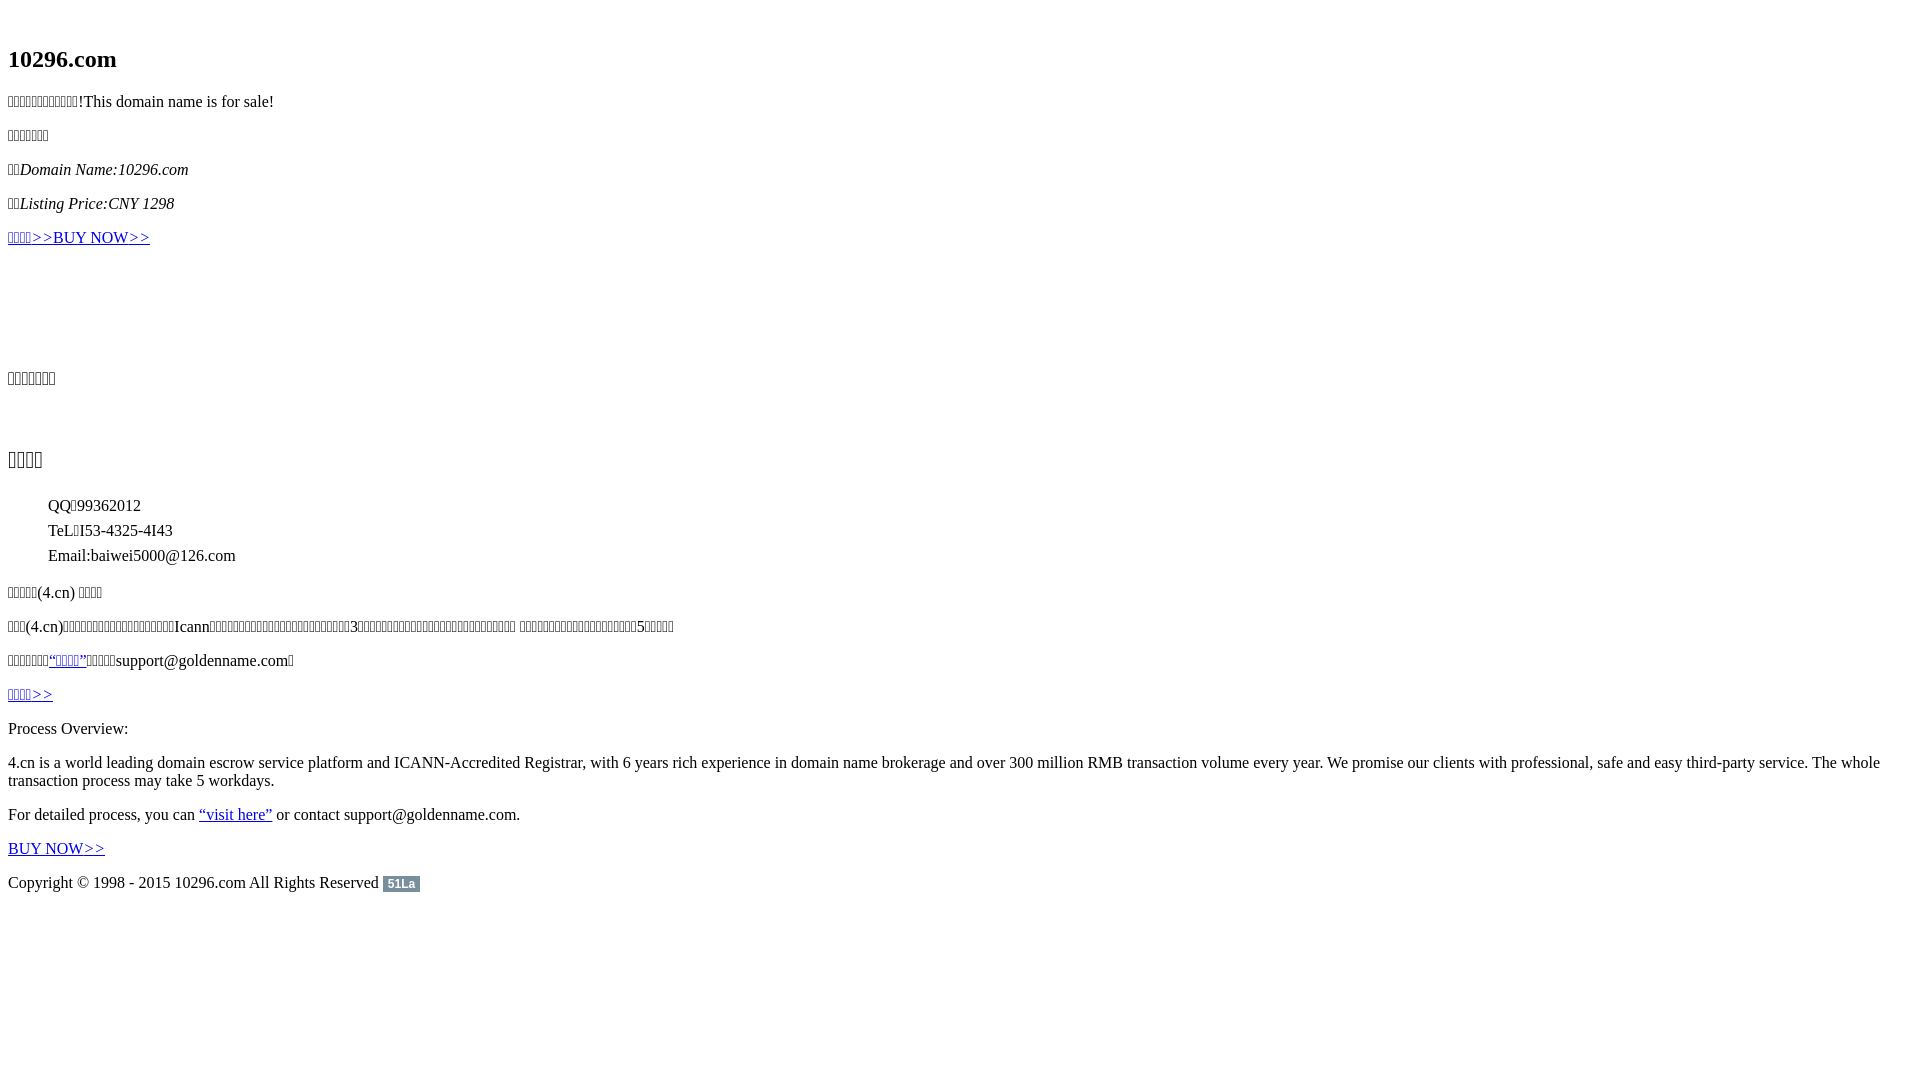 The image size is (1920, 1080). What do you see at coordinates (100, 237) in the screenshot?
I see `'BUY NOW>>'` at bounding box center [100, 237].